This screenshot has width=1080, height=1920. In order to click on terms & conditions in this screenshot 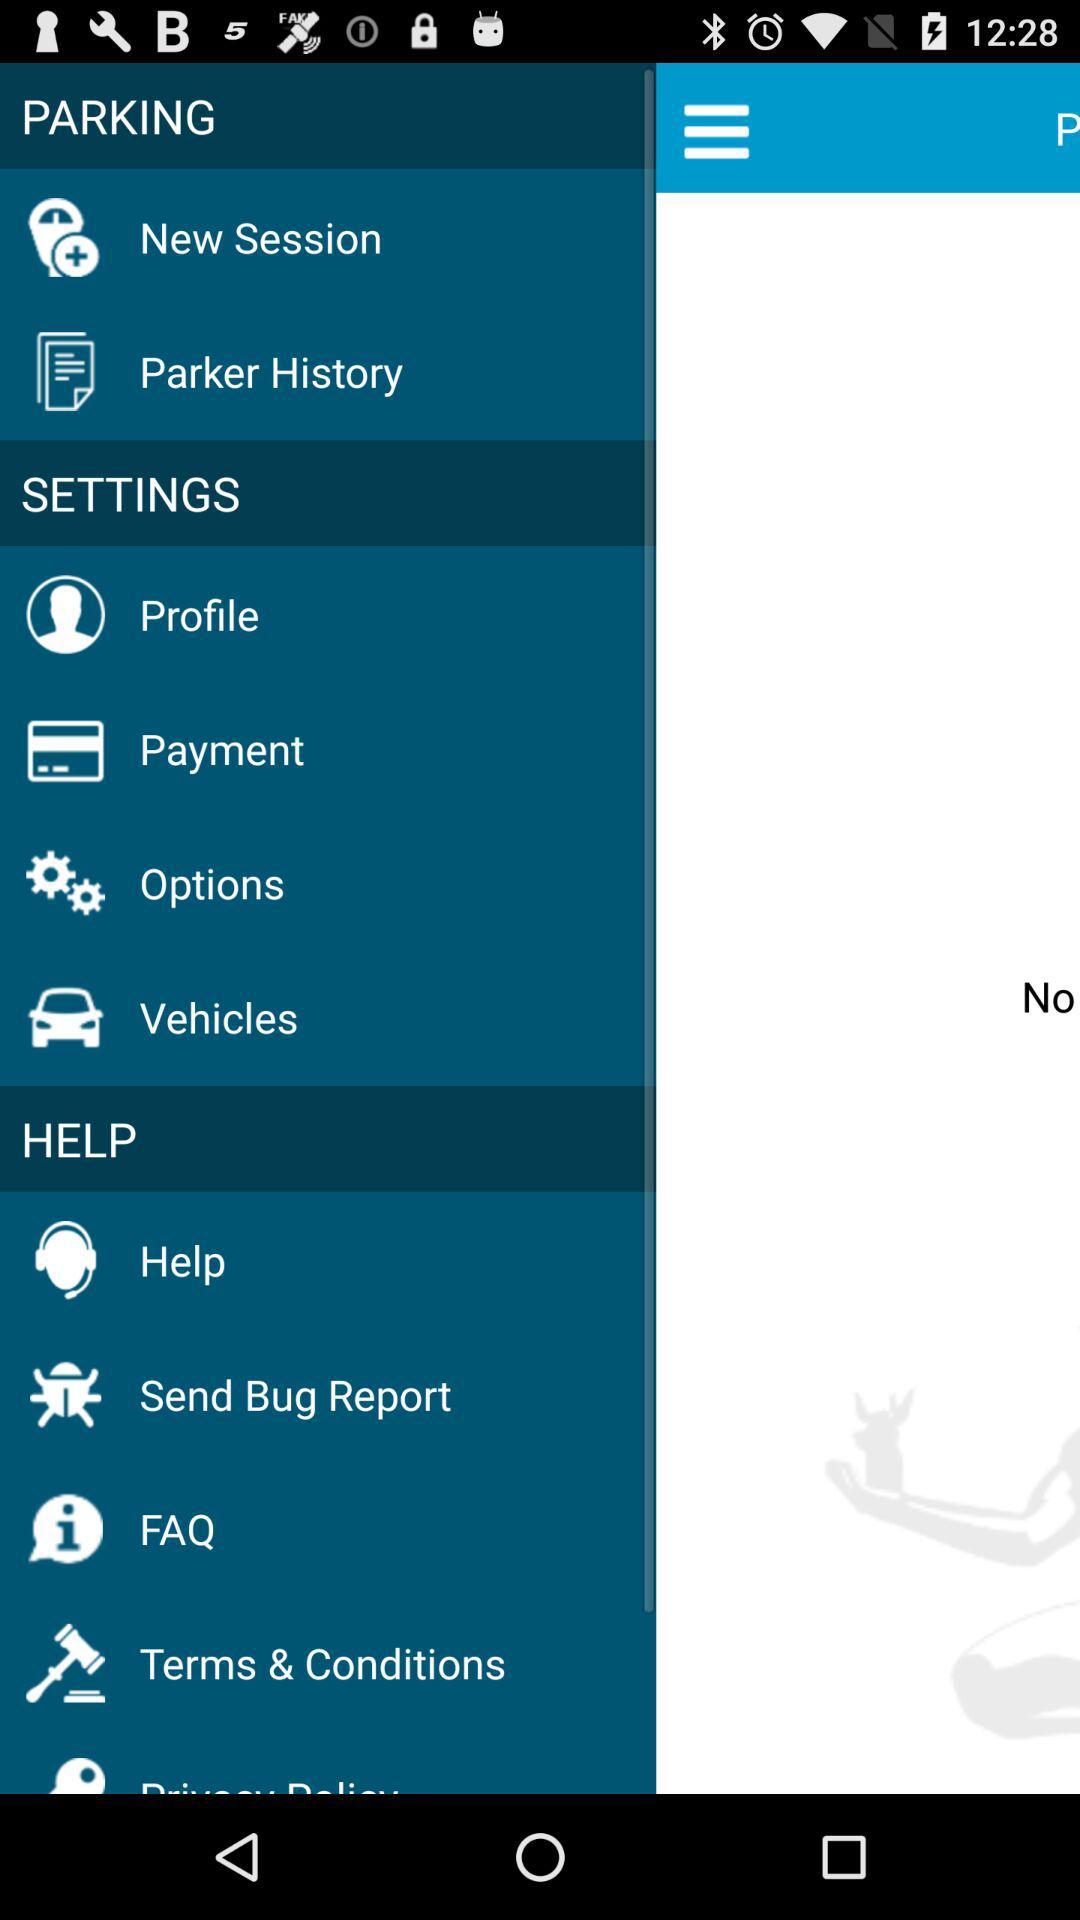, I will do `click(321, 1662)`.